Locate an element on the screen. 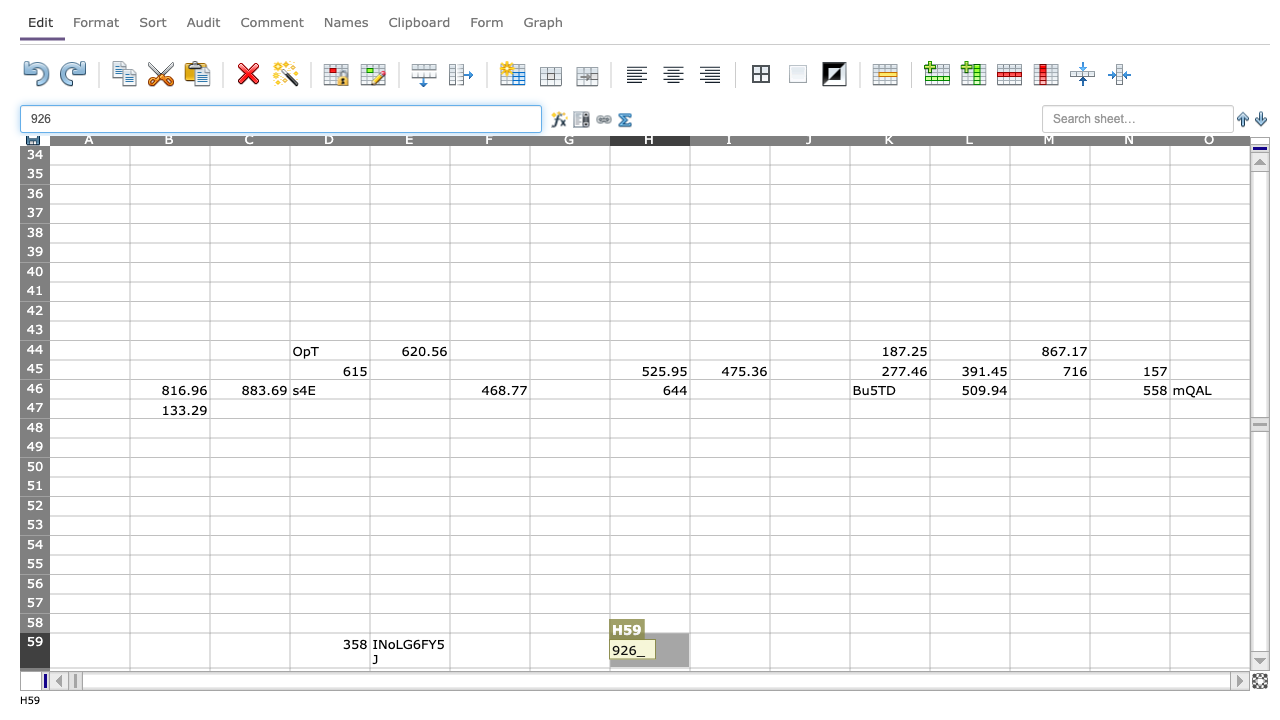  Southeast corner of cell J59 is located at coordinates (850, 668).